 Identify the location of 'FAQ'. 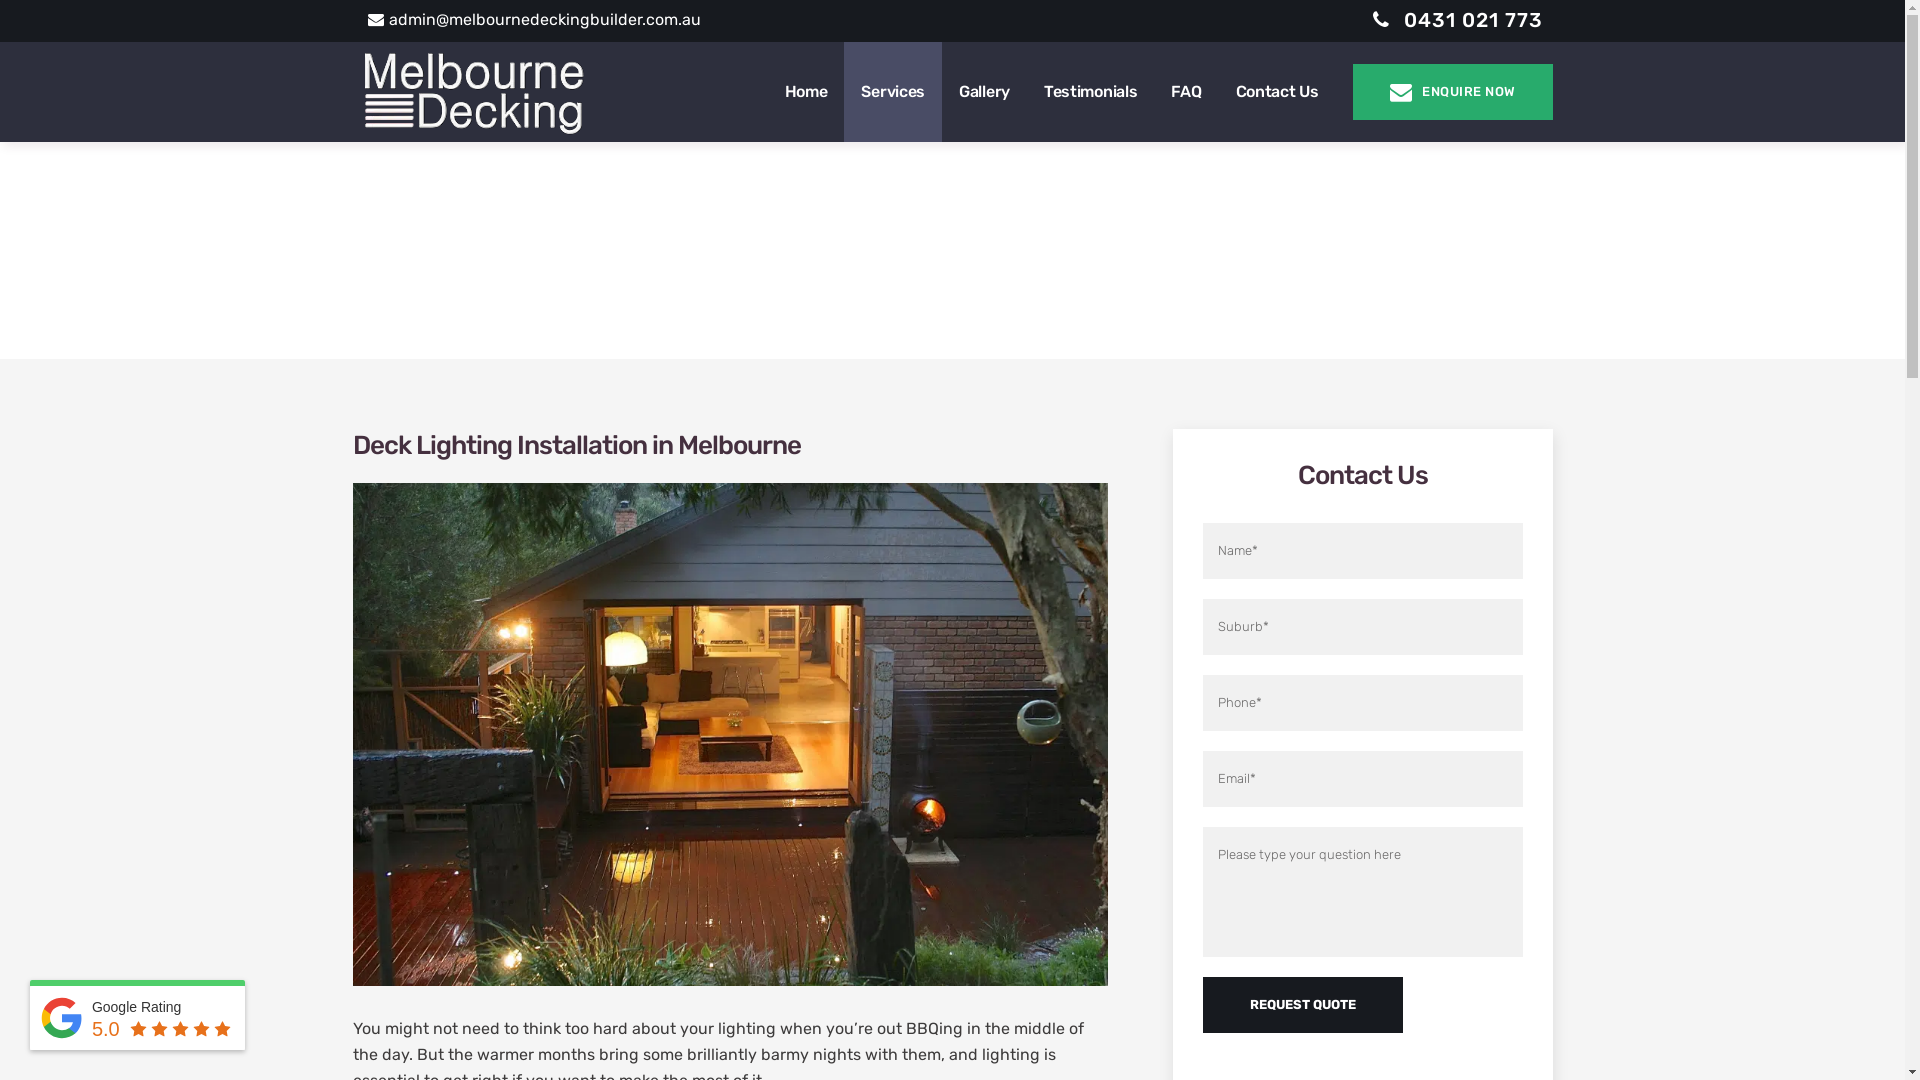
(1185, 92).